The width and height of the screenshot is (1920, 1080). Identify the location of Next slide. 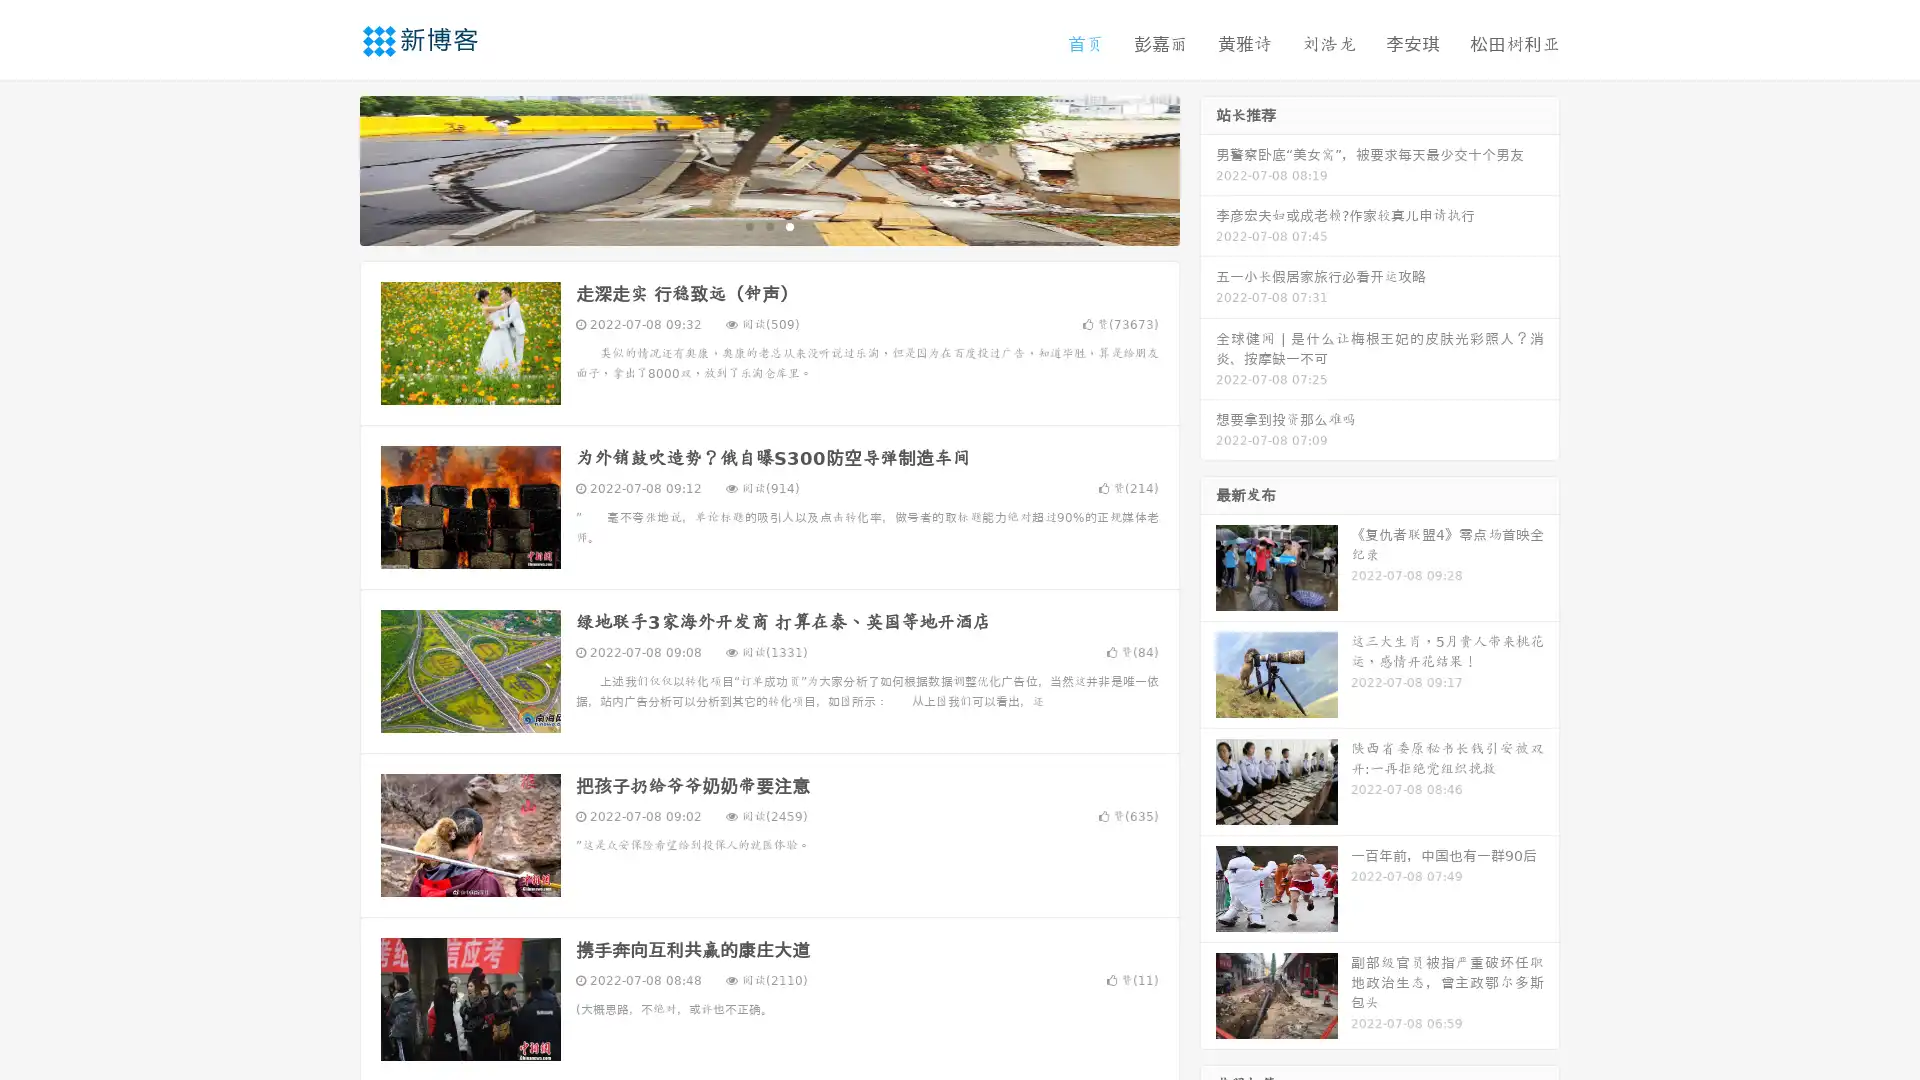
(1208, 168).